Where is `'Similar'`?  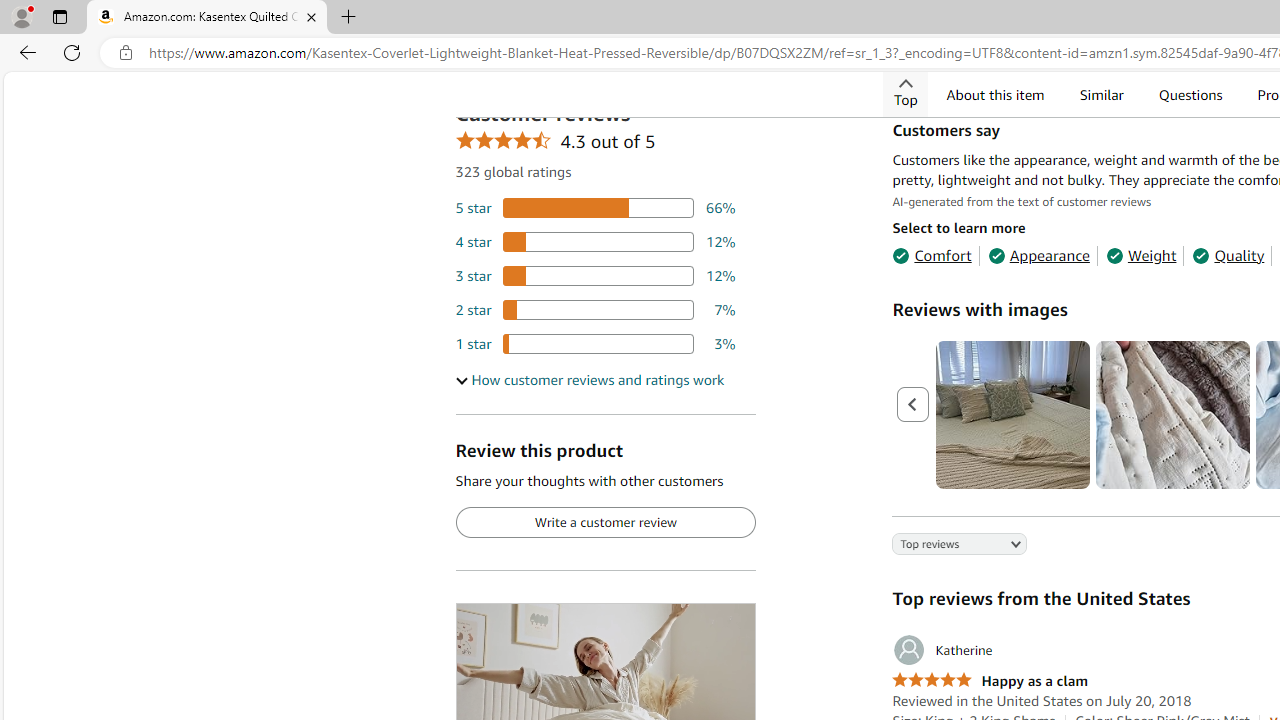 'Similar' is located at coordinates (1099, 94).